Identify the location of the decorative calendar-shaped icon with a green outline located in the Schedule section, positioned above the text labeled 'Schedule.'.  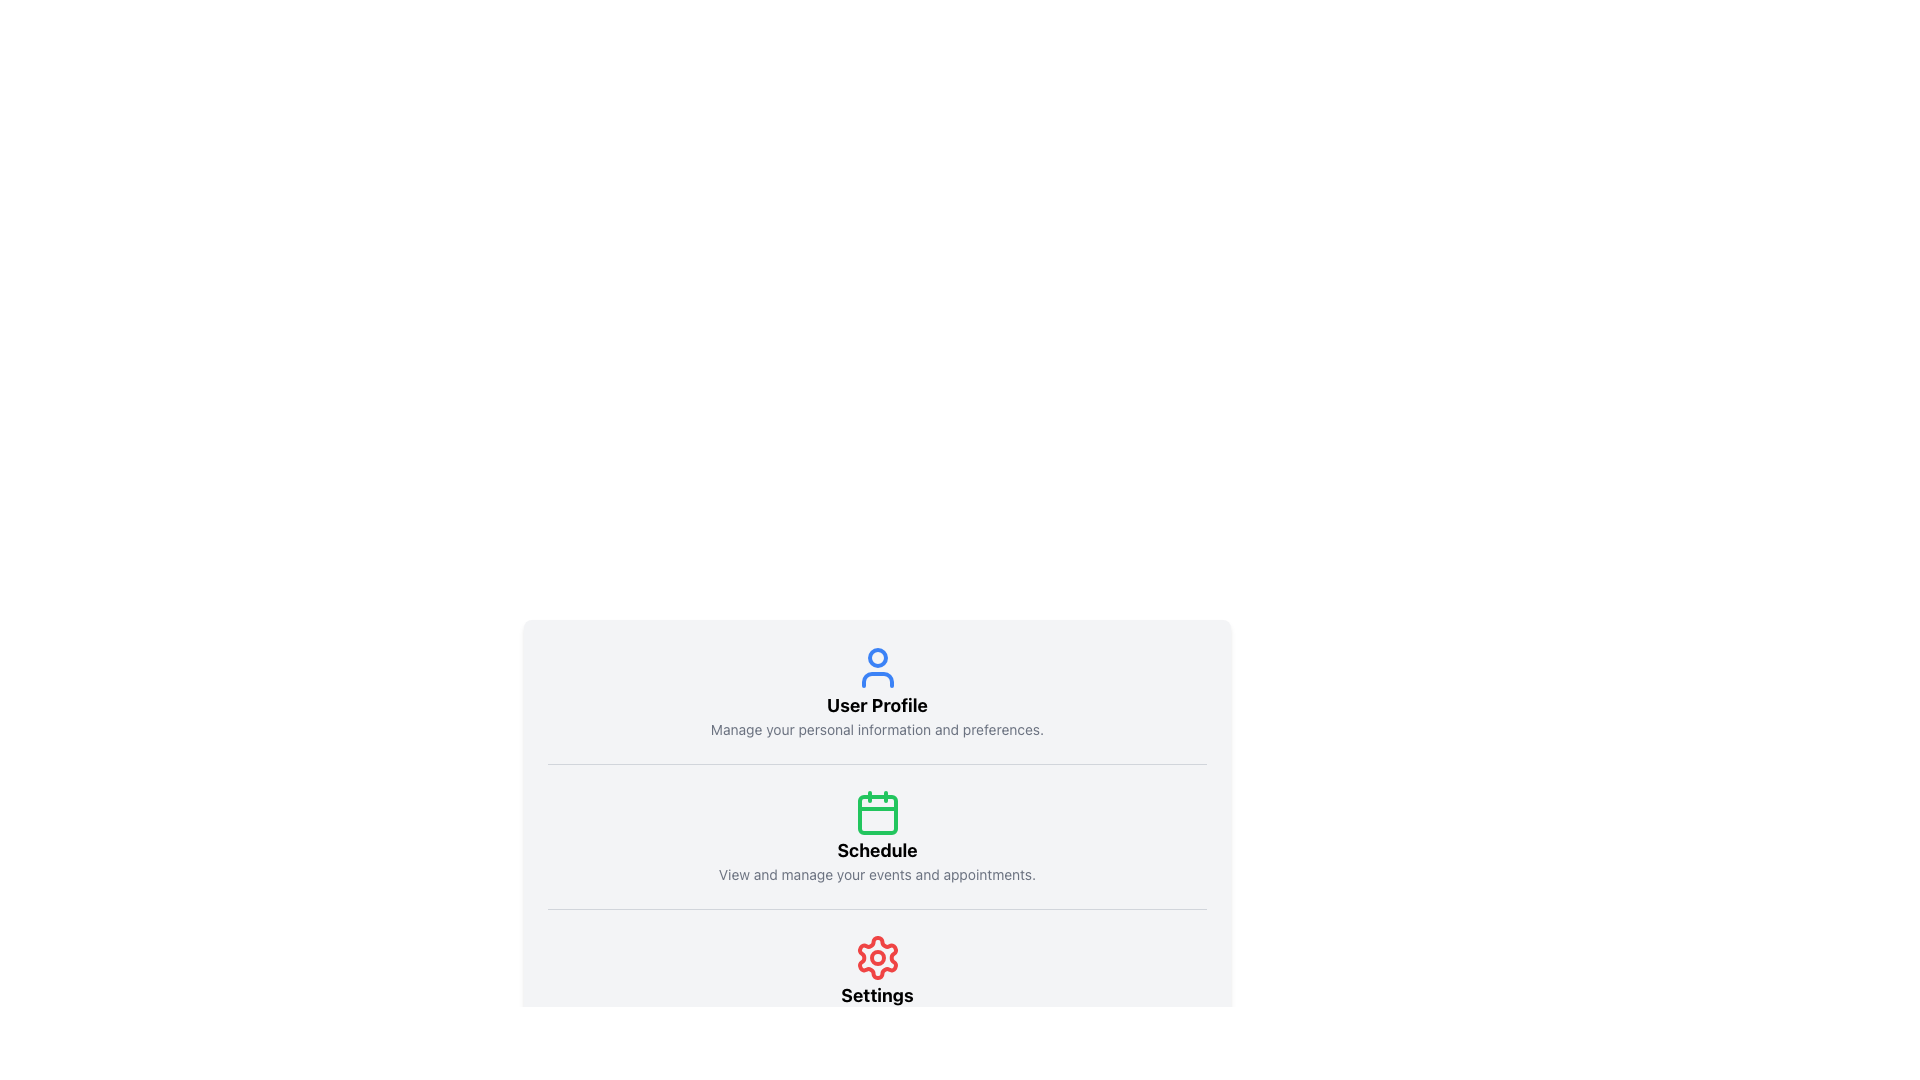
(877, 813).